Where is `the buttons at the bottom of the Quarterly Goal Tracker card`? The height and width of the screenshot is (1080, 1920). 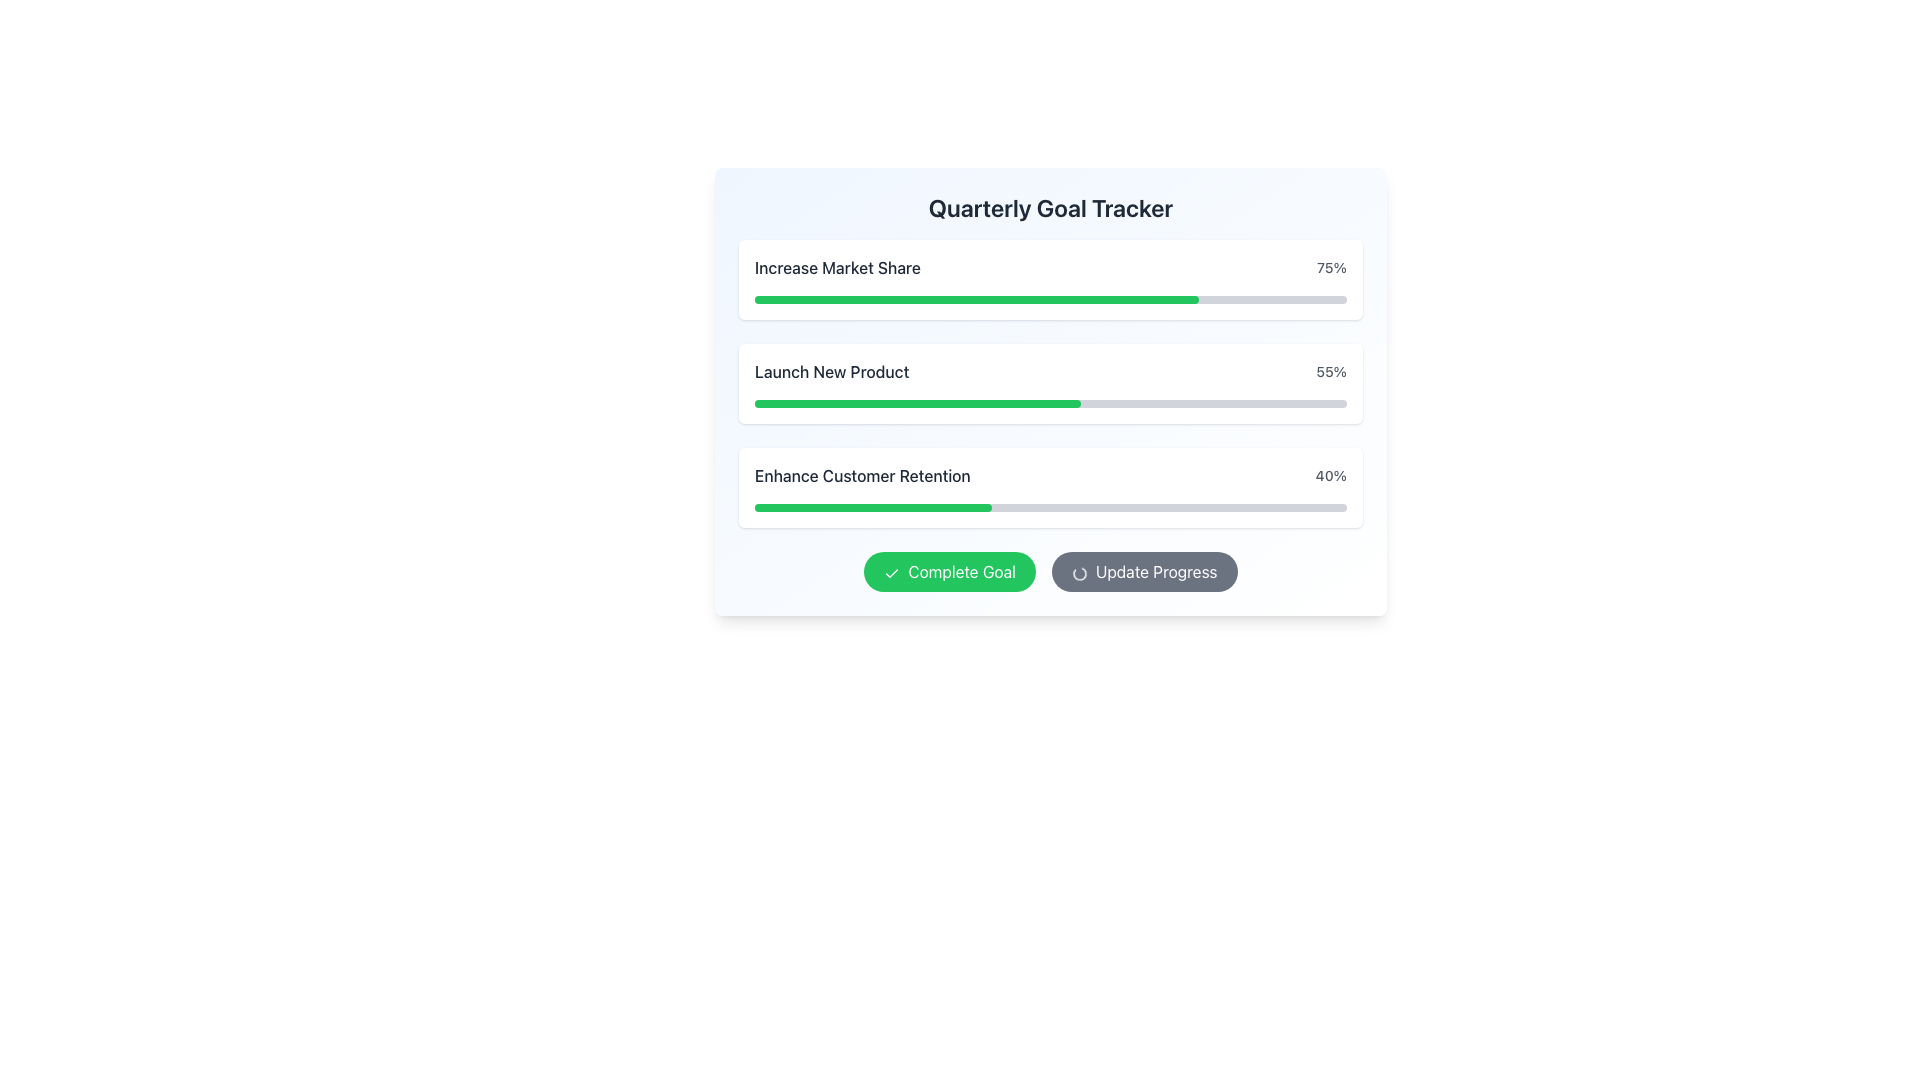 the buttons at the bottom of the Quarterly Goal Tracker card is located at coordinates (1050, 392).